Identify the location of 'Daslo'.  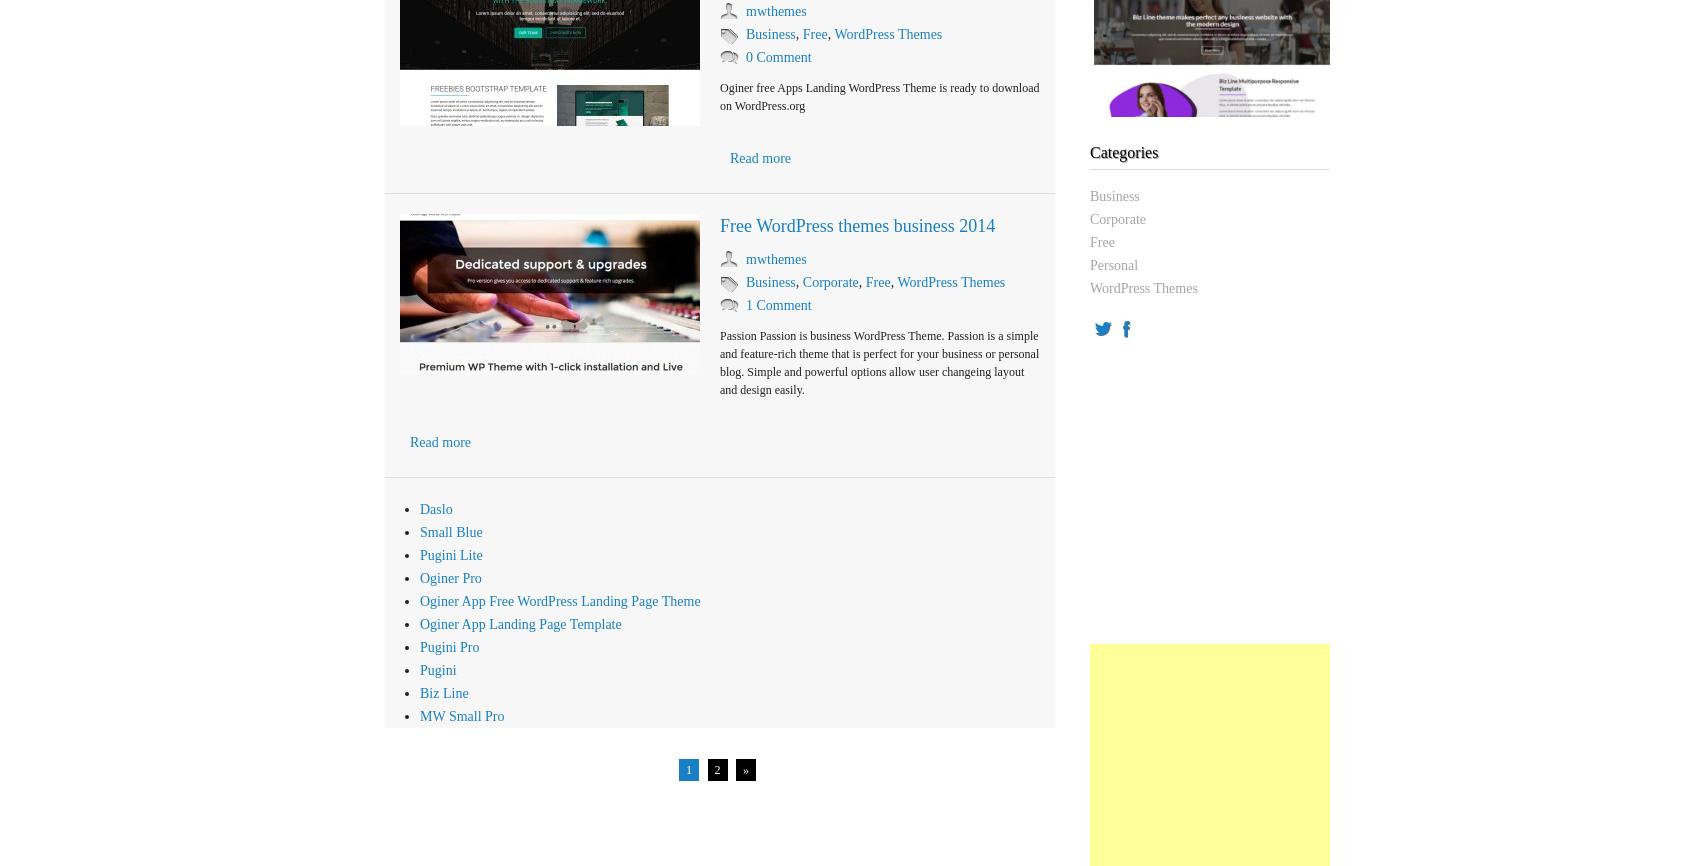
(419, 509).